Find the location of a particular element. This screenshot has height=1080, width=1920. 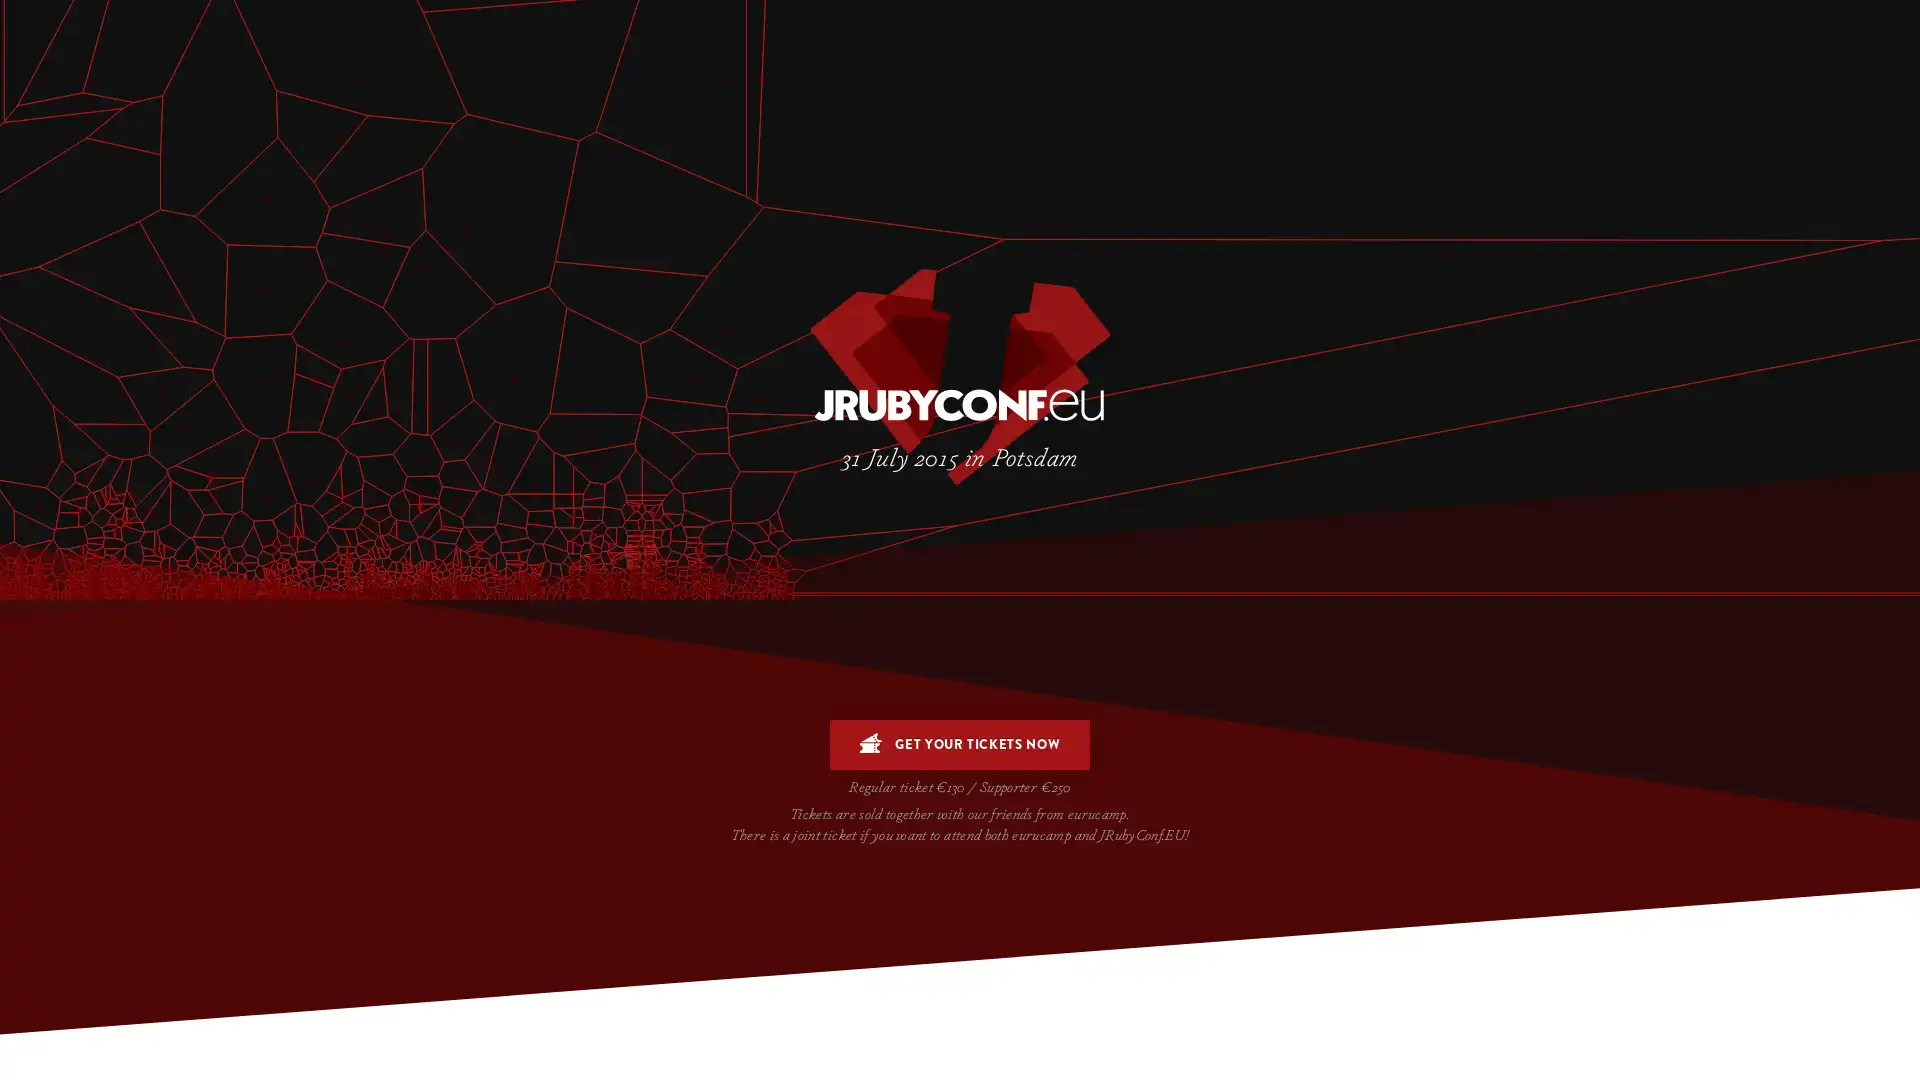

GET YOUR TICKETS NOW is located at coordinates (960, 744).